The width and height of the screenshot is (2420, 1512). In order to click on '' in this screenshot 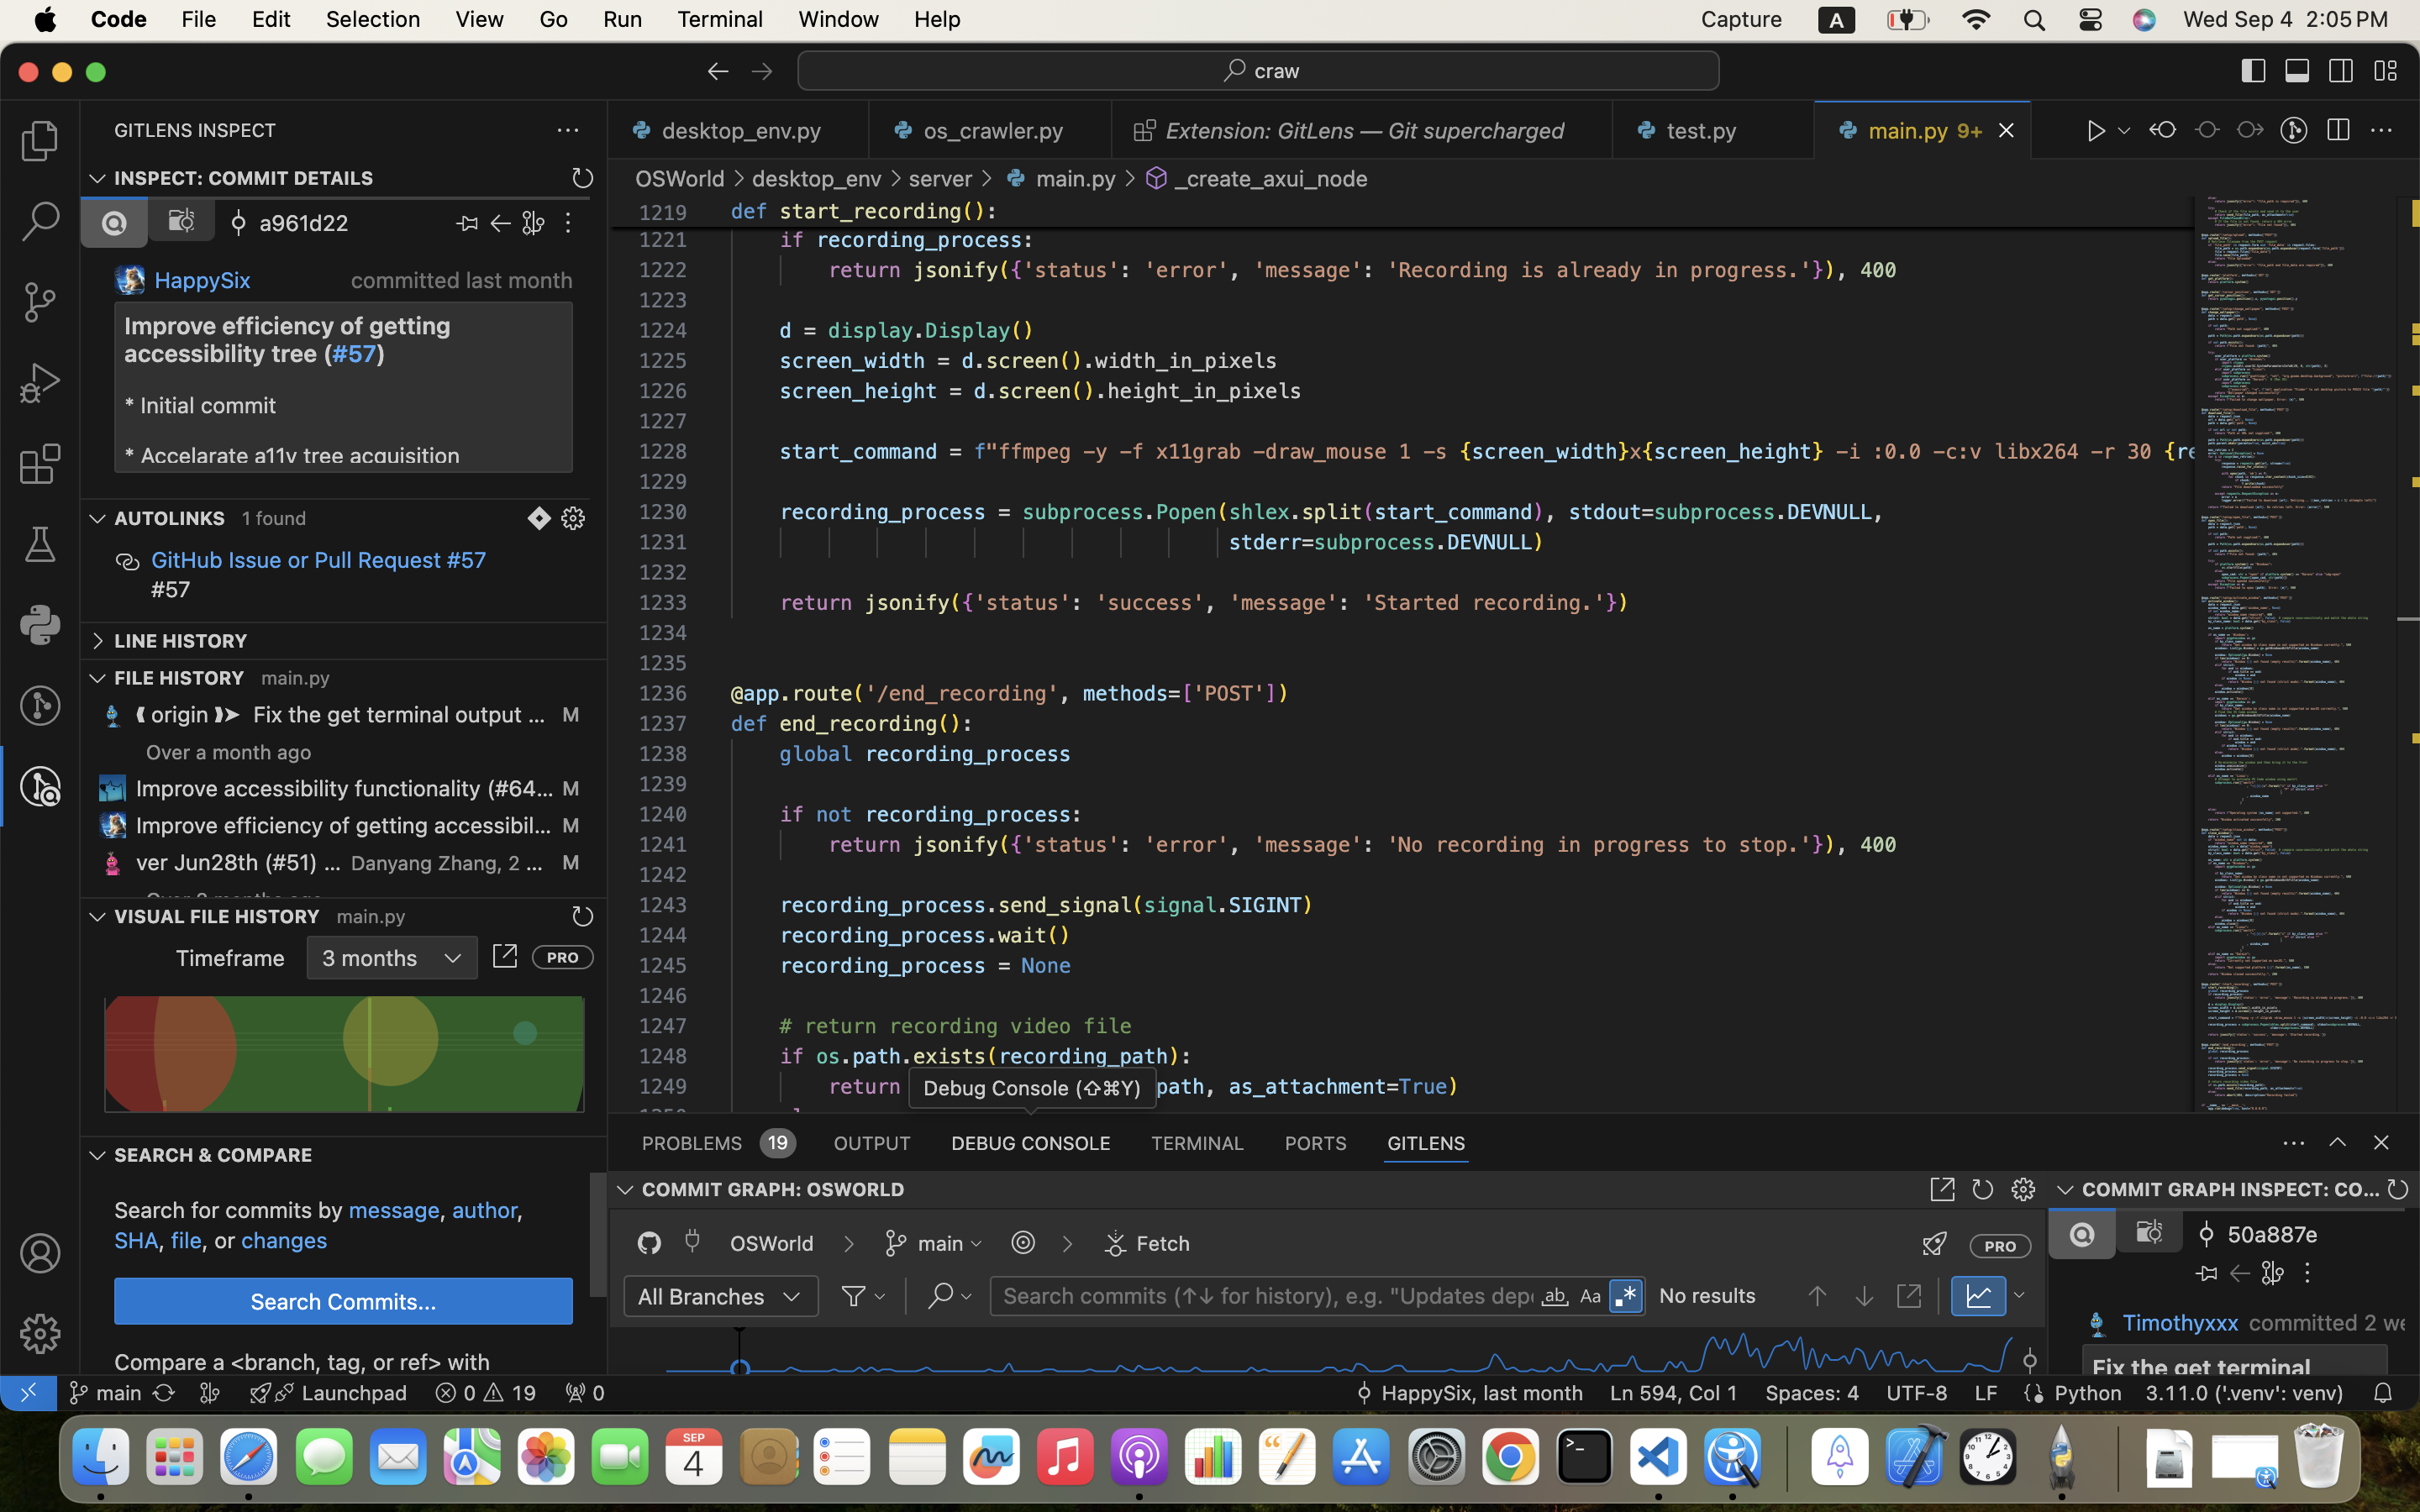, I will do `click(1934, 1242)`.